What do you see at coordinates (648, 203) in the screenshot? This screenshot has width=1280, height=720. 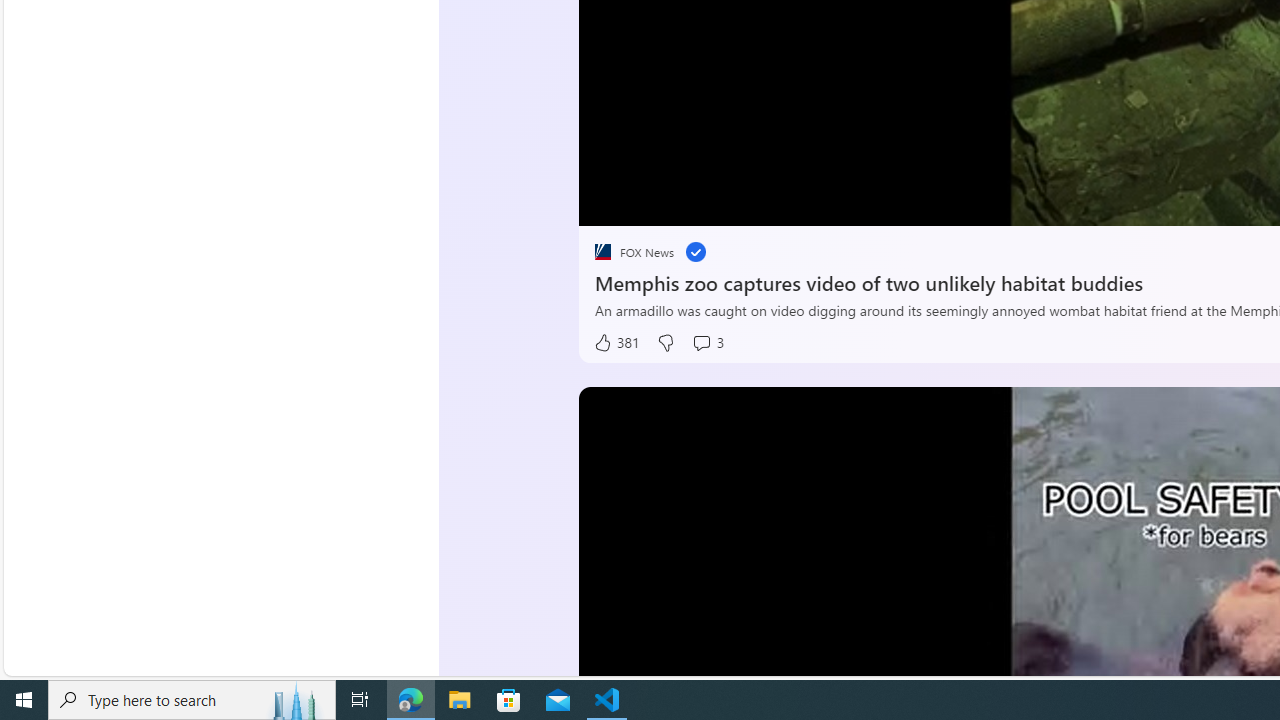 I see `'Seek Back'` at bounding box center [648, 203].